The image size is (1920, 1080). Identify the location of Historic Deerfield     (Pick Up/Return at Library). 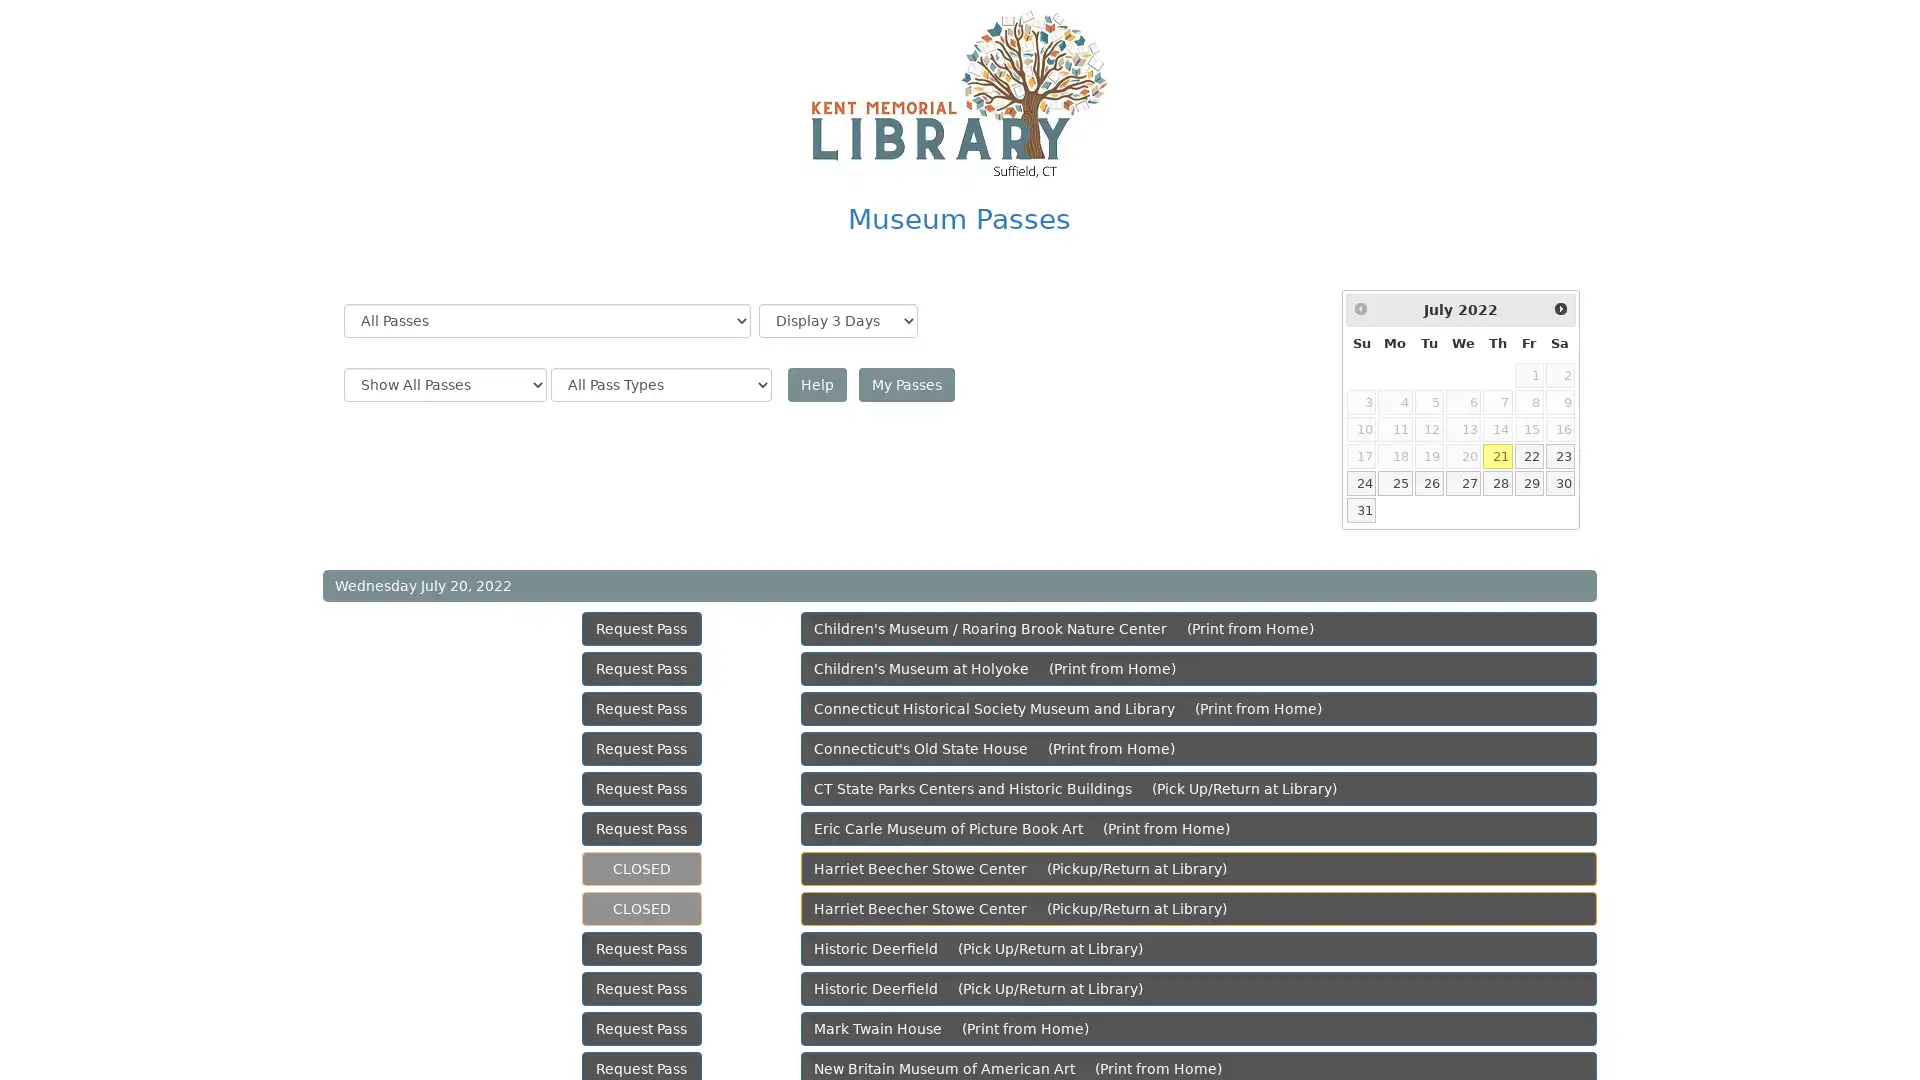
(1198, 987).